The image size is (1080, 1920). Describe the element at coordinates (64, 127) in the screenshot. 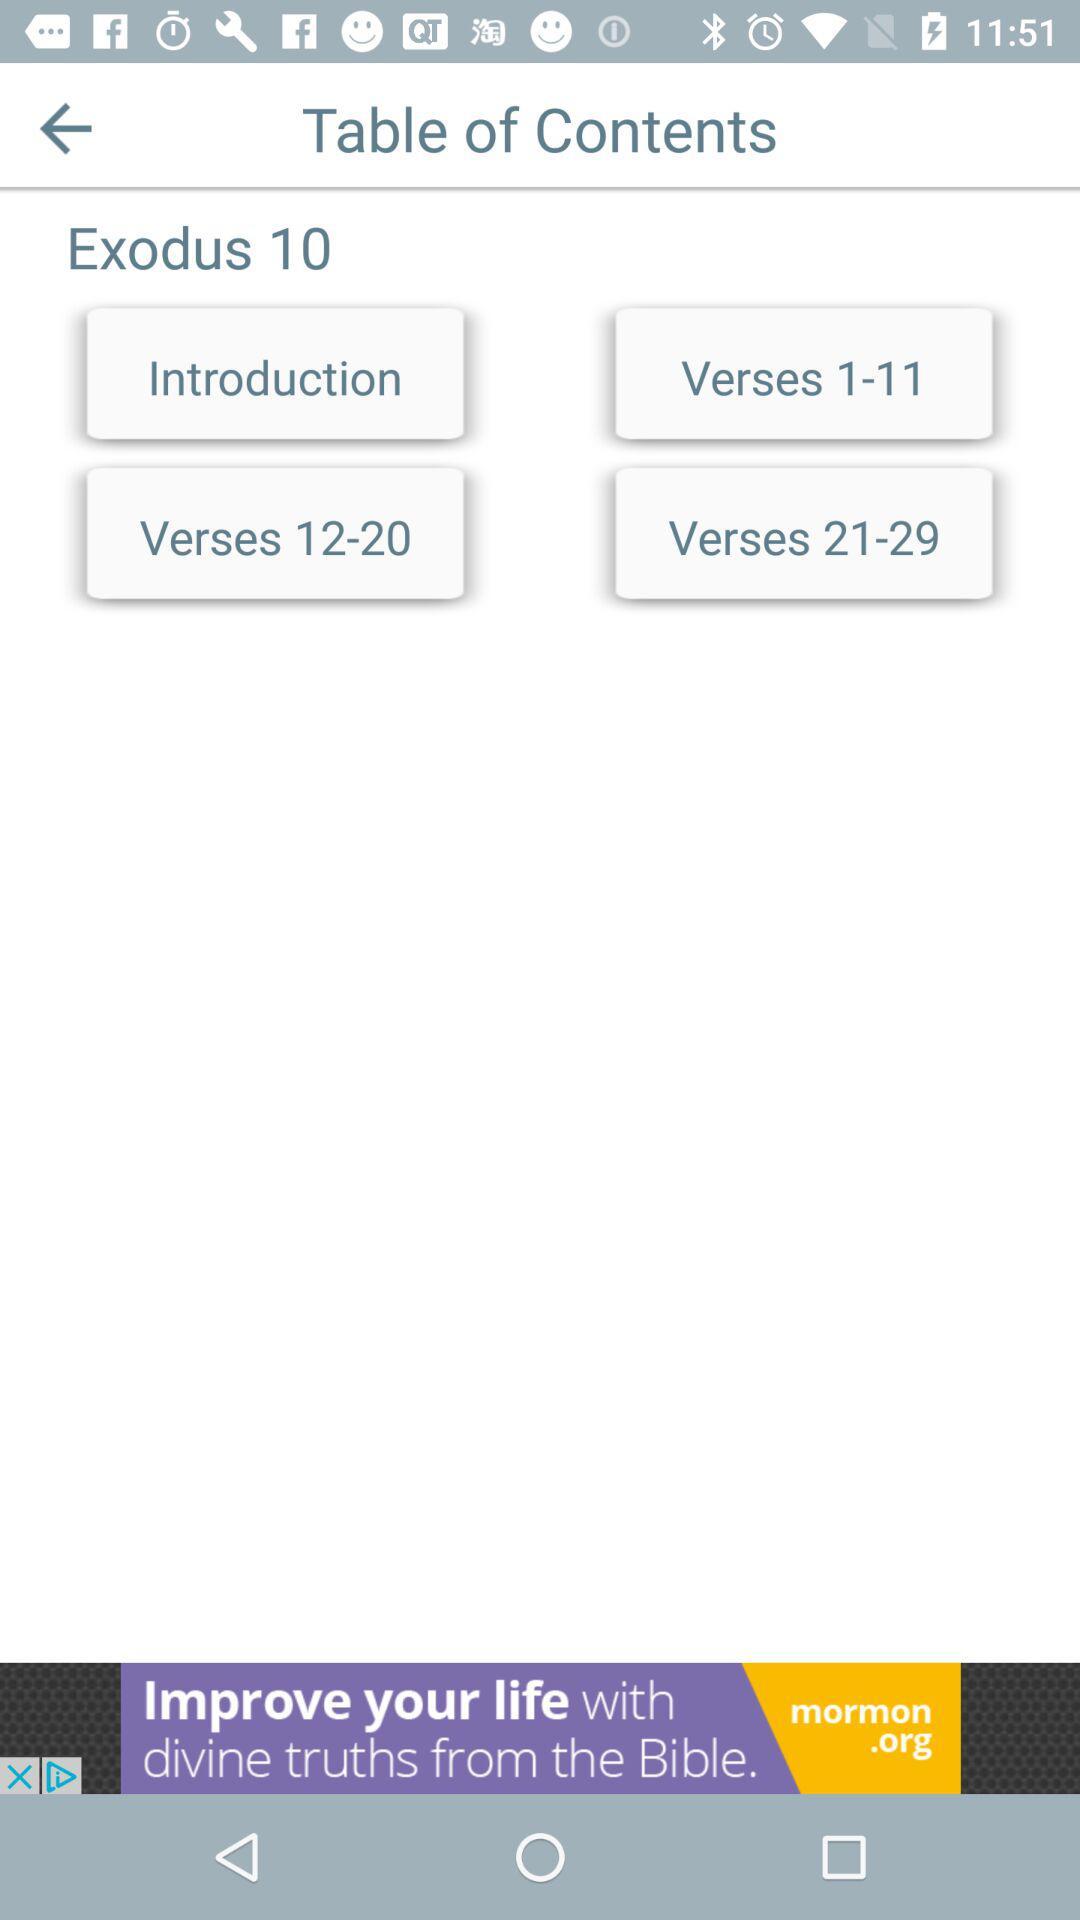

I see `go back` at that location.